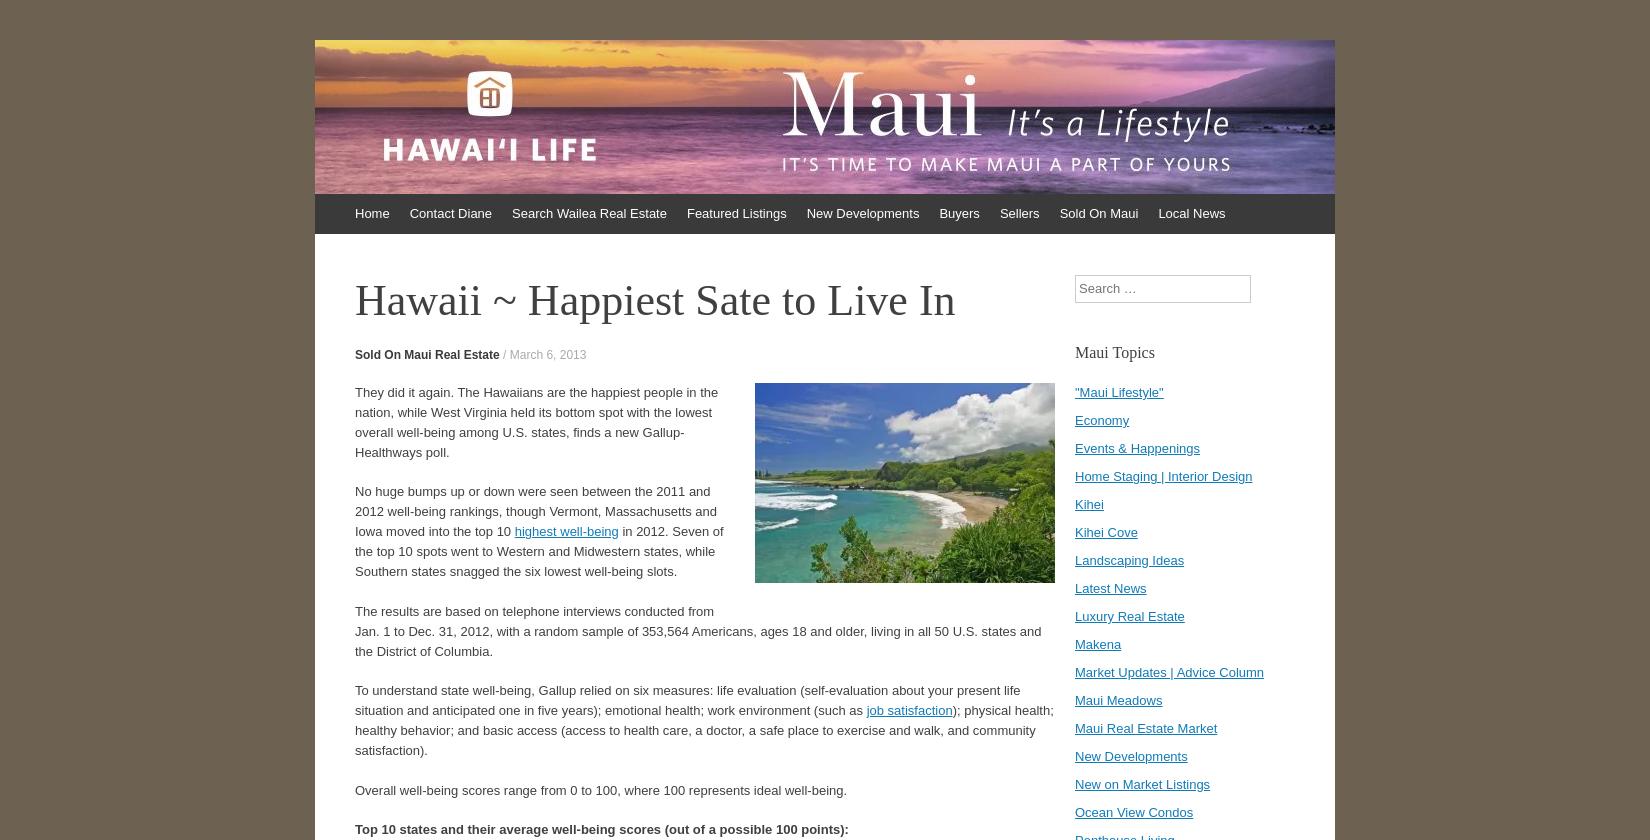 The width and height of the screenshot is (1650, 840). Describe the element at coordinates (1074, 672) in the screenshot. I see `'Market Updates | Advice Column'` at that location.